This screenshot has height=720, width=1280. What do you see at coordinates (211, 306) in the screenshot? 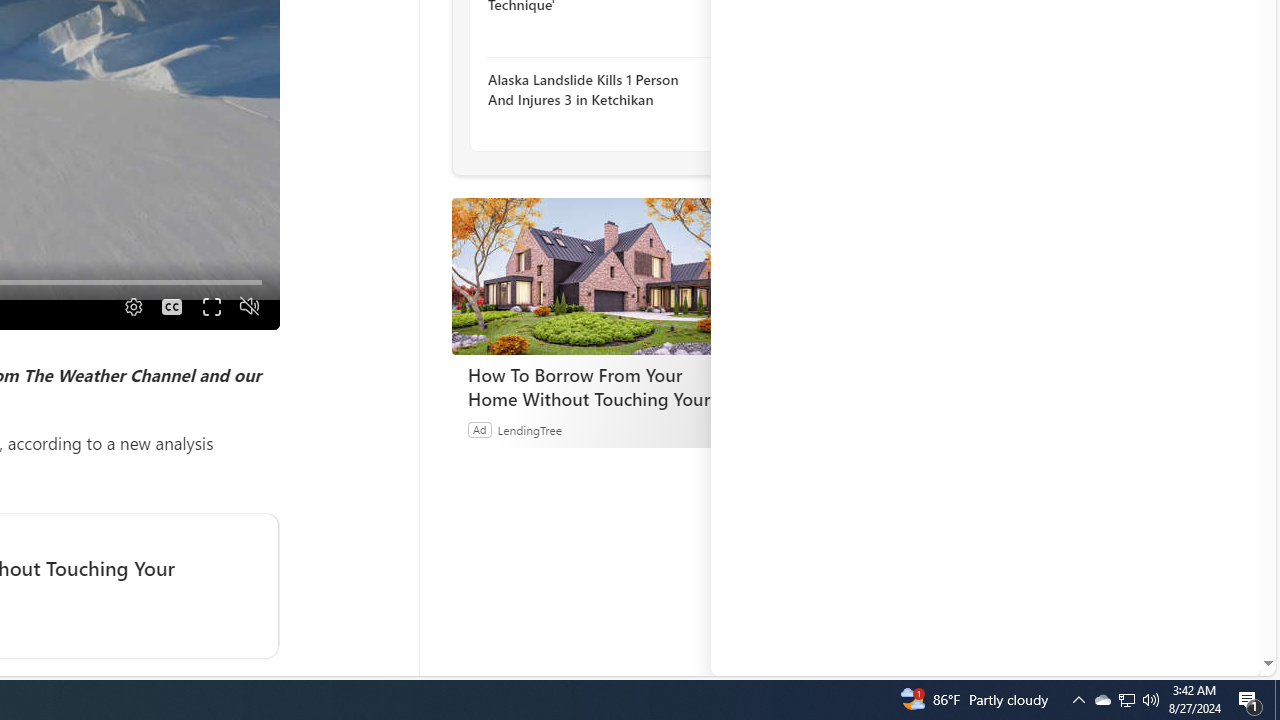
I see `'Fullscreen'` at bounding box center [211, 306].